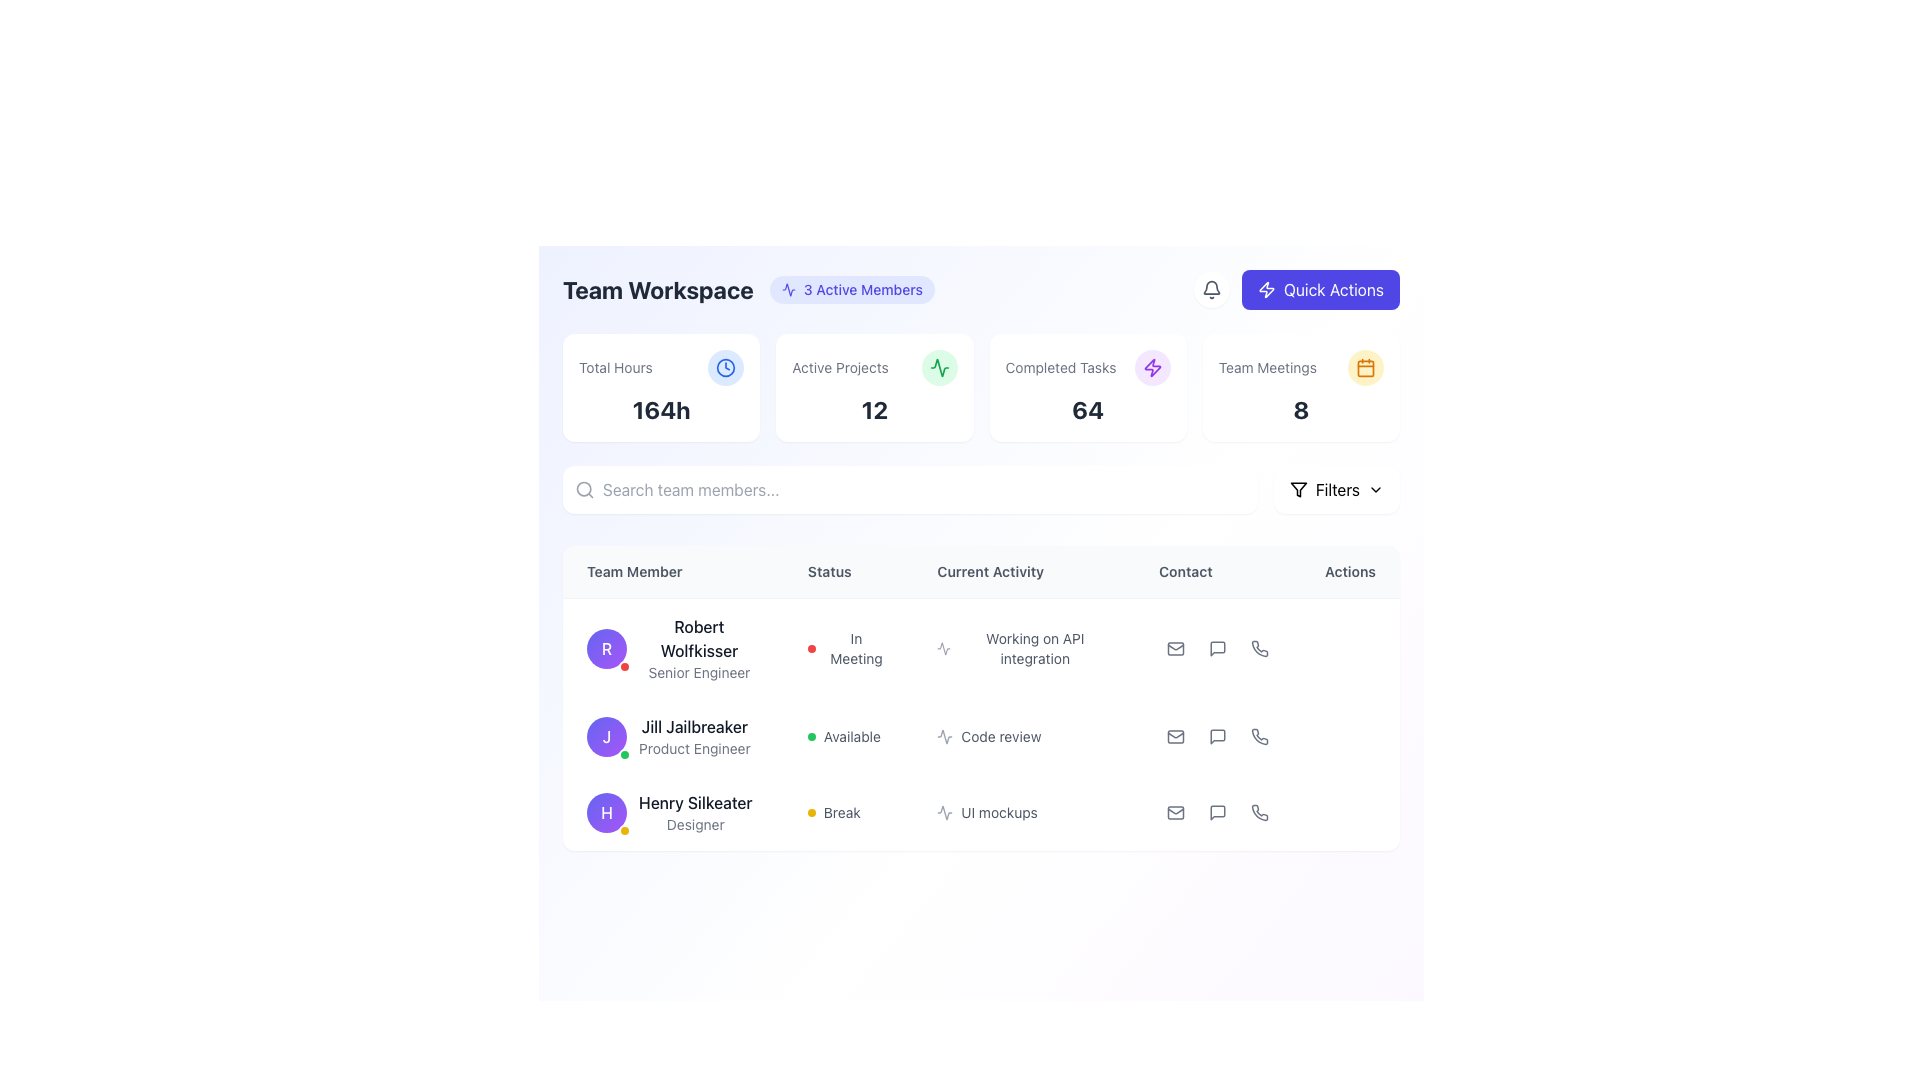 This screenshot has height=1080, width=1920. I want to click on the grayish envelope-shaped SVG graphic component in the 'Contact' column of the 'Actions' row, so click(1176, 813).